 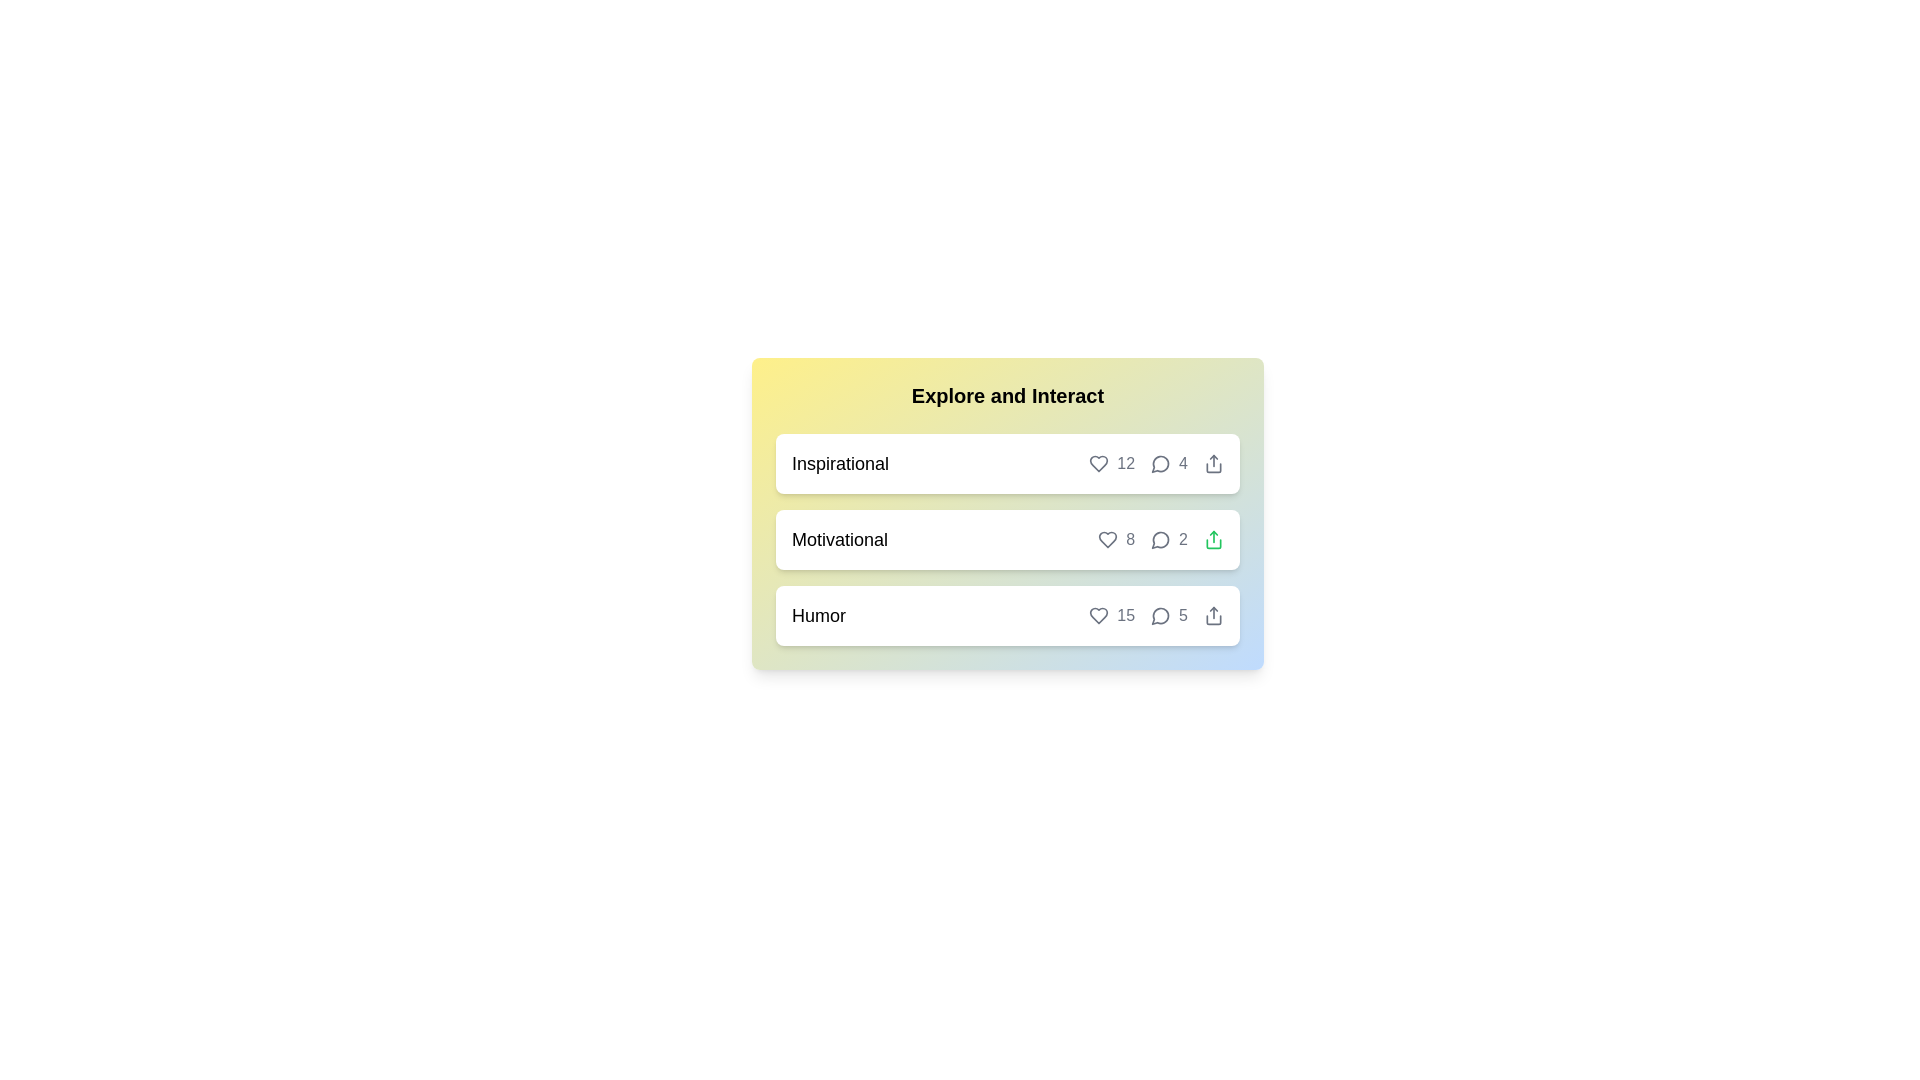 I want to click on the 'message' button for the chip labeled Inspirational, so click(x=1161, y=463).